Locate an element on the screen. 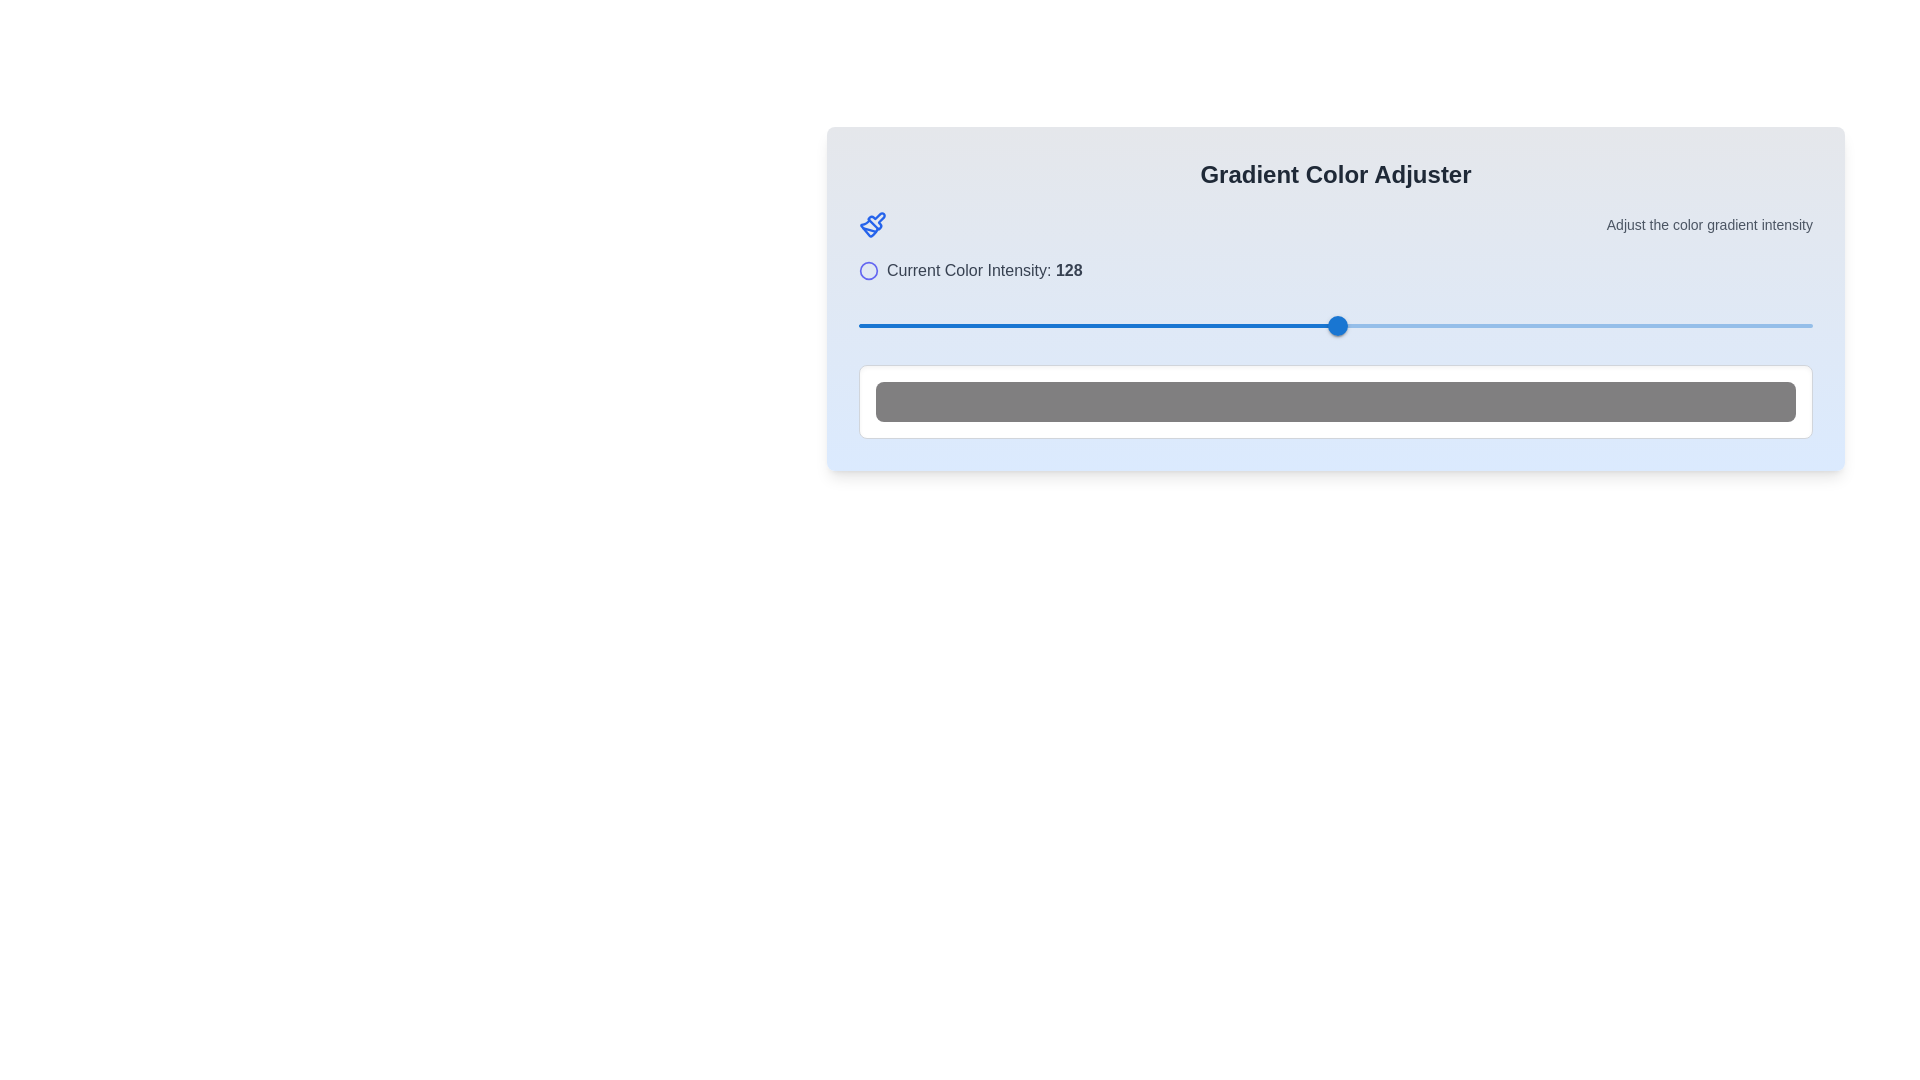 This screenshot has height=1080, width=1920. the gradient color intensity is located at coordinates (1008, 325).